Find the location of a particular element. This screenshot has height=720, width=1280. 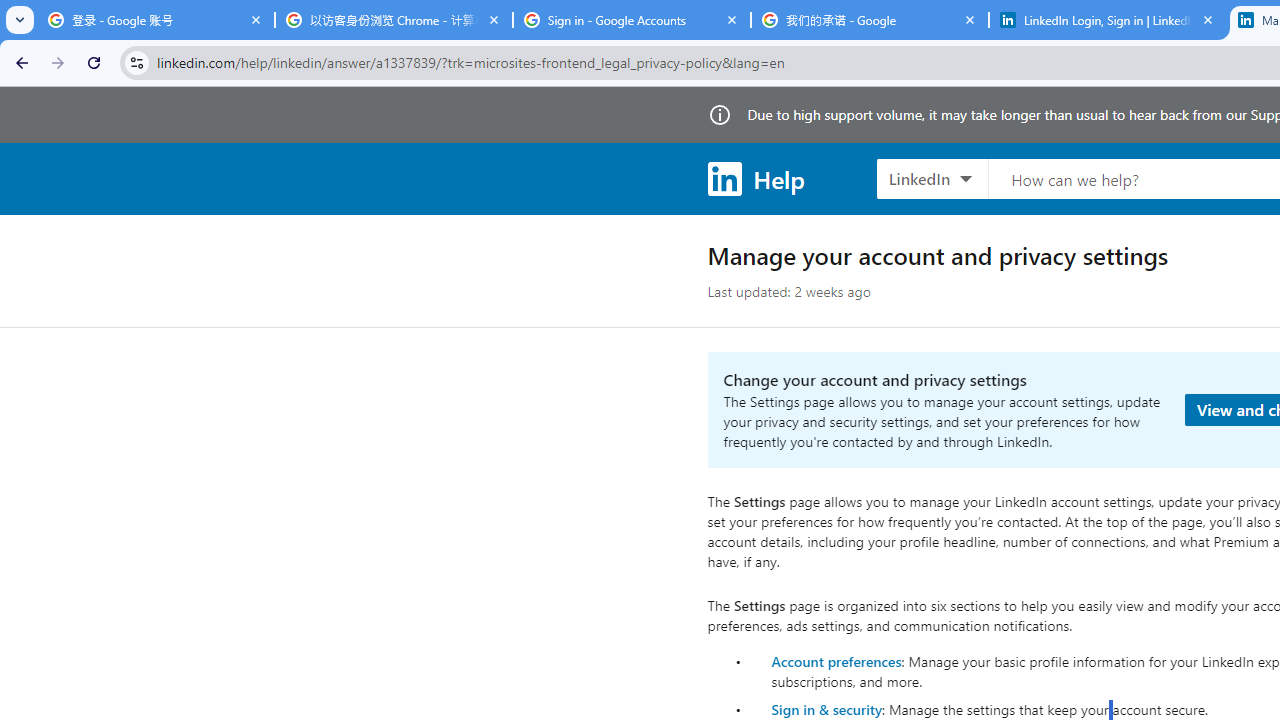

'LinkedIn Login, Sign in | LinkedIn' is located at coordinates (1107, 20).